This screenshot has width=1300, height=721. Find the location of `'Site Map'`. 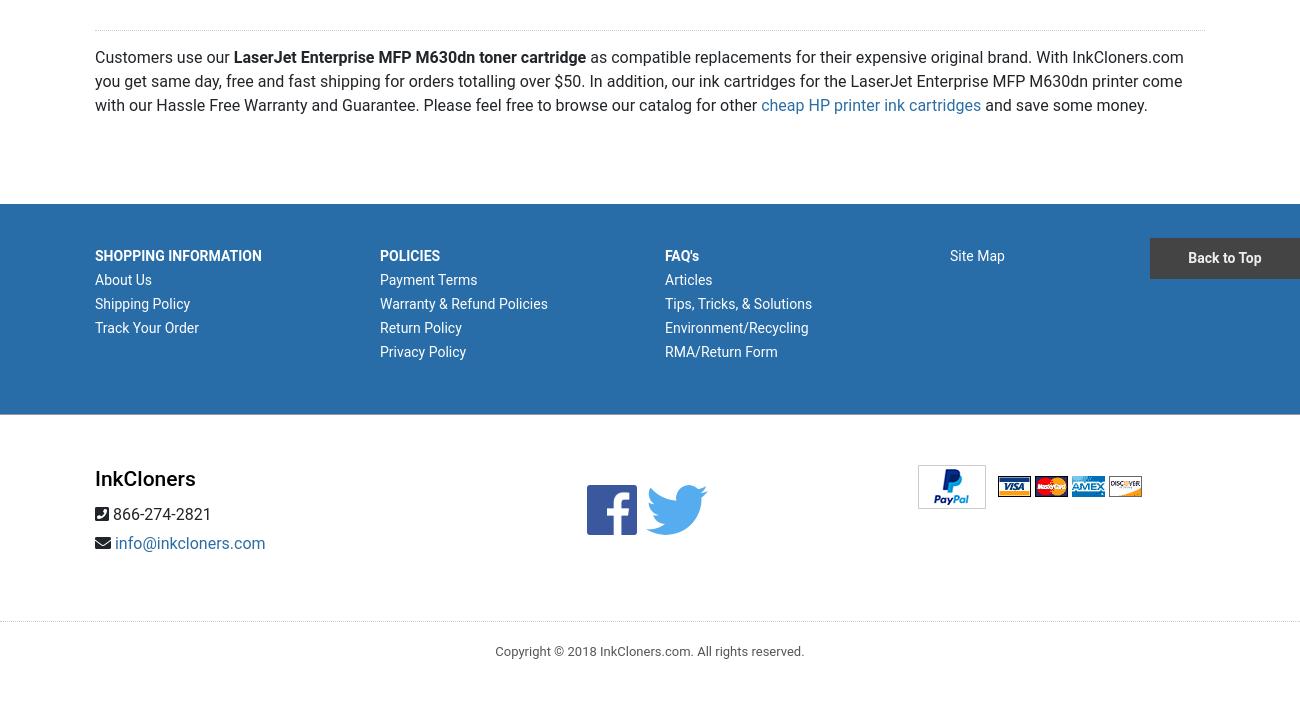

'Site Map' is located at coordinates (950, 255).